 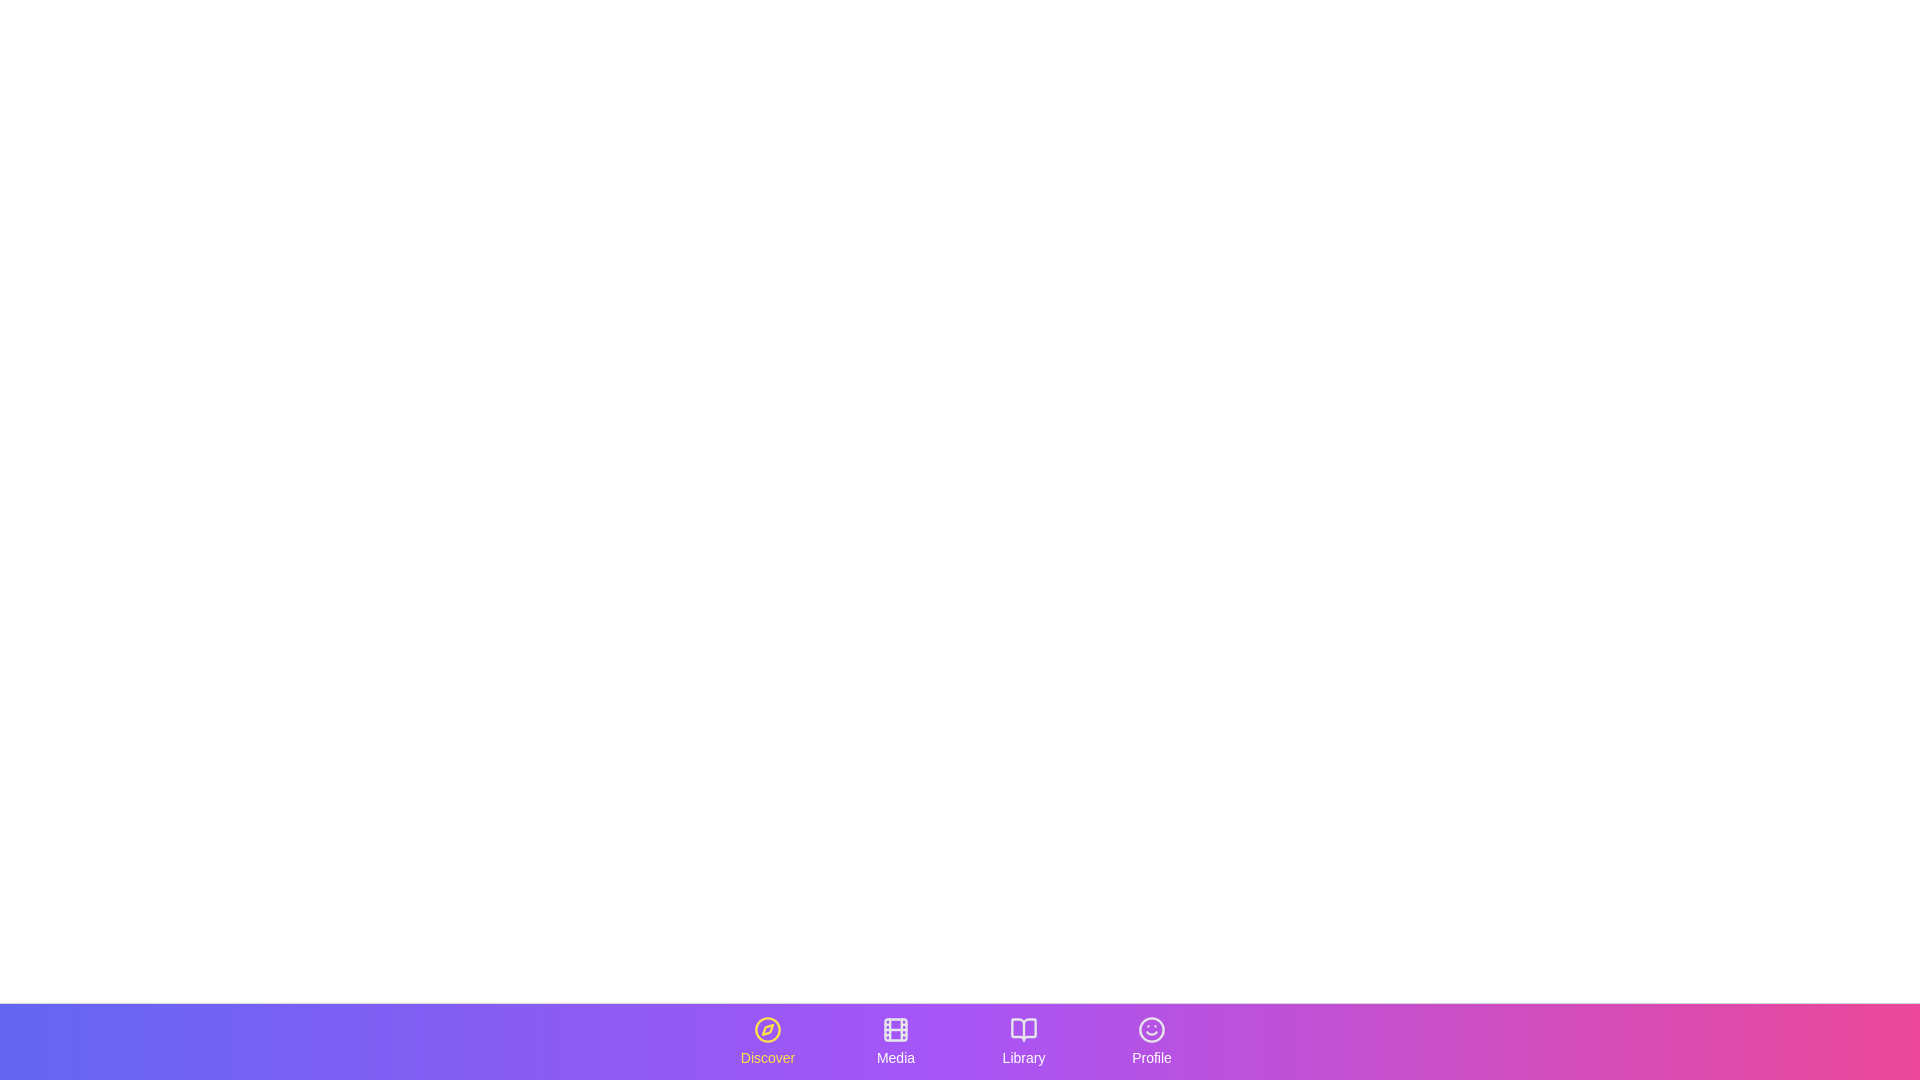 What do you see at coordinates (1023, 1040) in the screenshot?
I see `the tab labeled Library` at bounding box center [1023, 1040].